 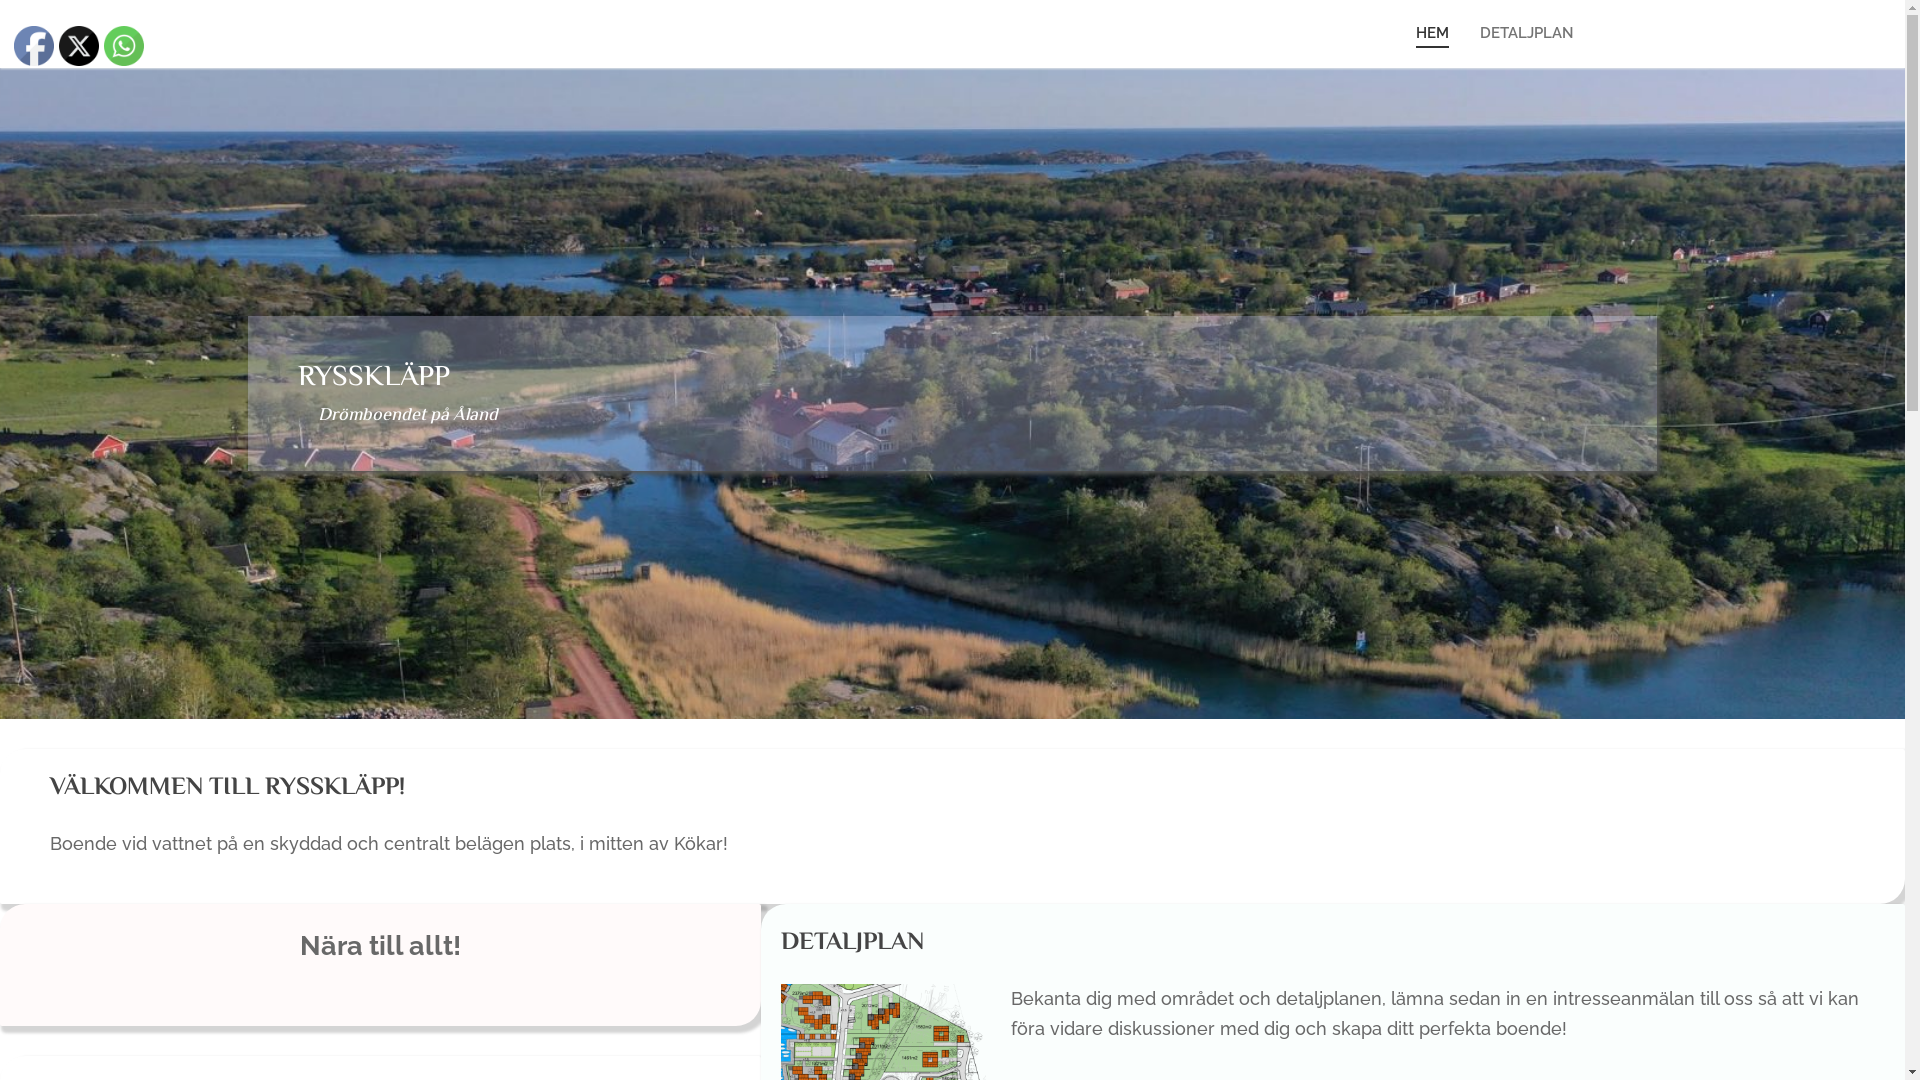 What do you see at coordinates (123, 45) in the screenshot?
I see `'WhatsApp'` at bounding box center [123, 45].